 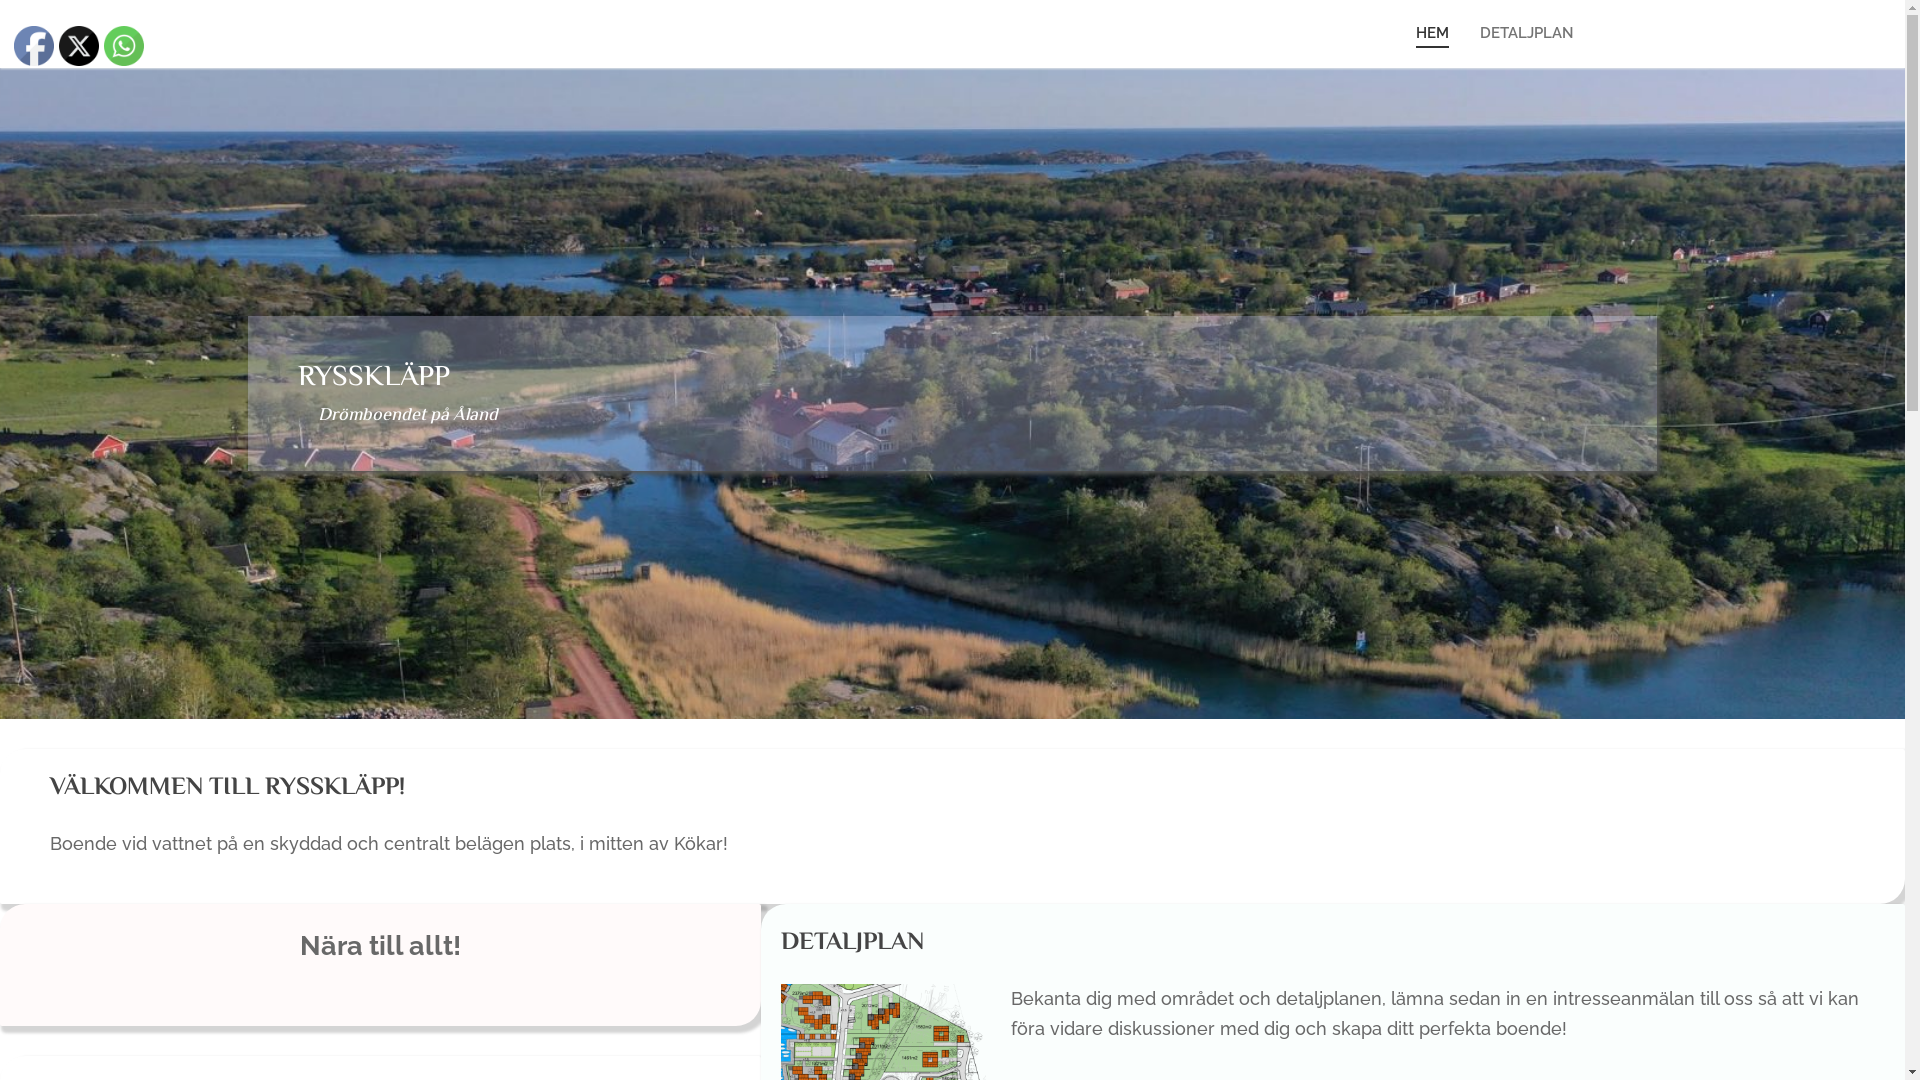 What do you see at coordinates (123, 45) in the screenshot?
I see `'WhatsApp'` at bounding box center [123, 45].